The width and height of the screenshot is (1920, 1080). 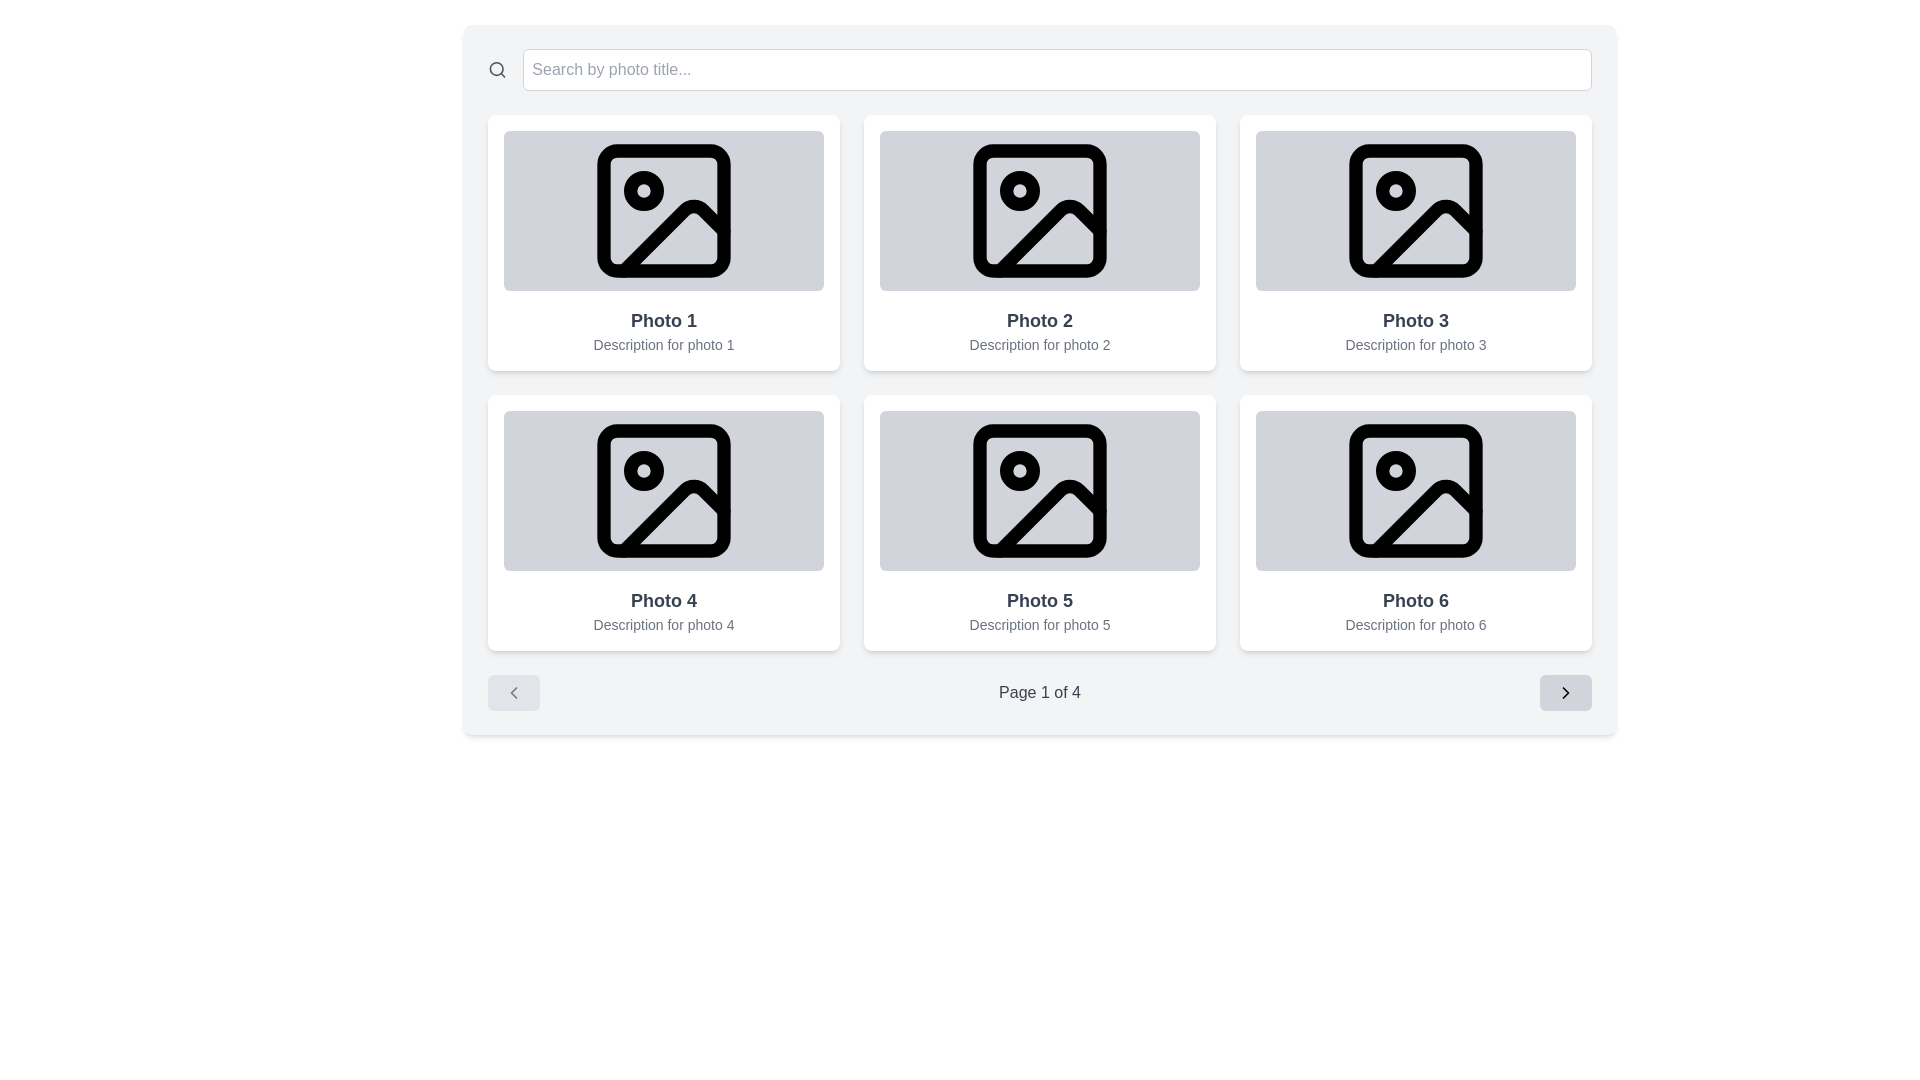 I want to click on the Text label that serves as the title for the content card associated with 'Photo 1', located in the top-left card of the grid layout, so click(x=663, y=319).